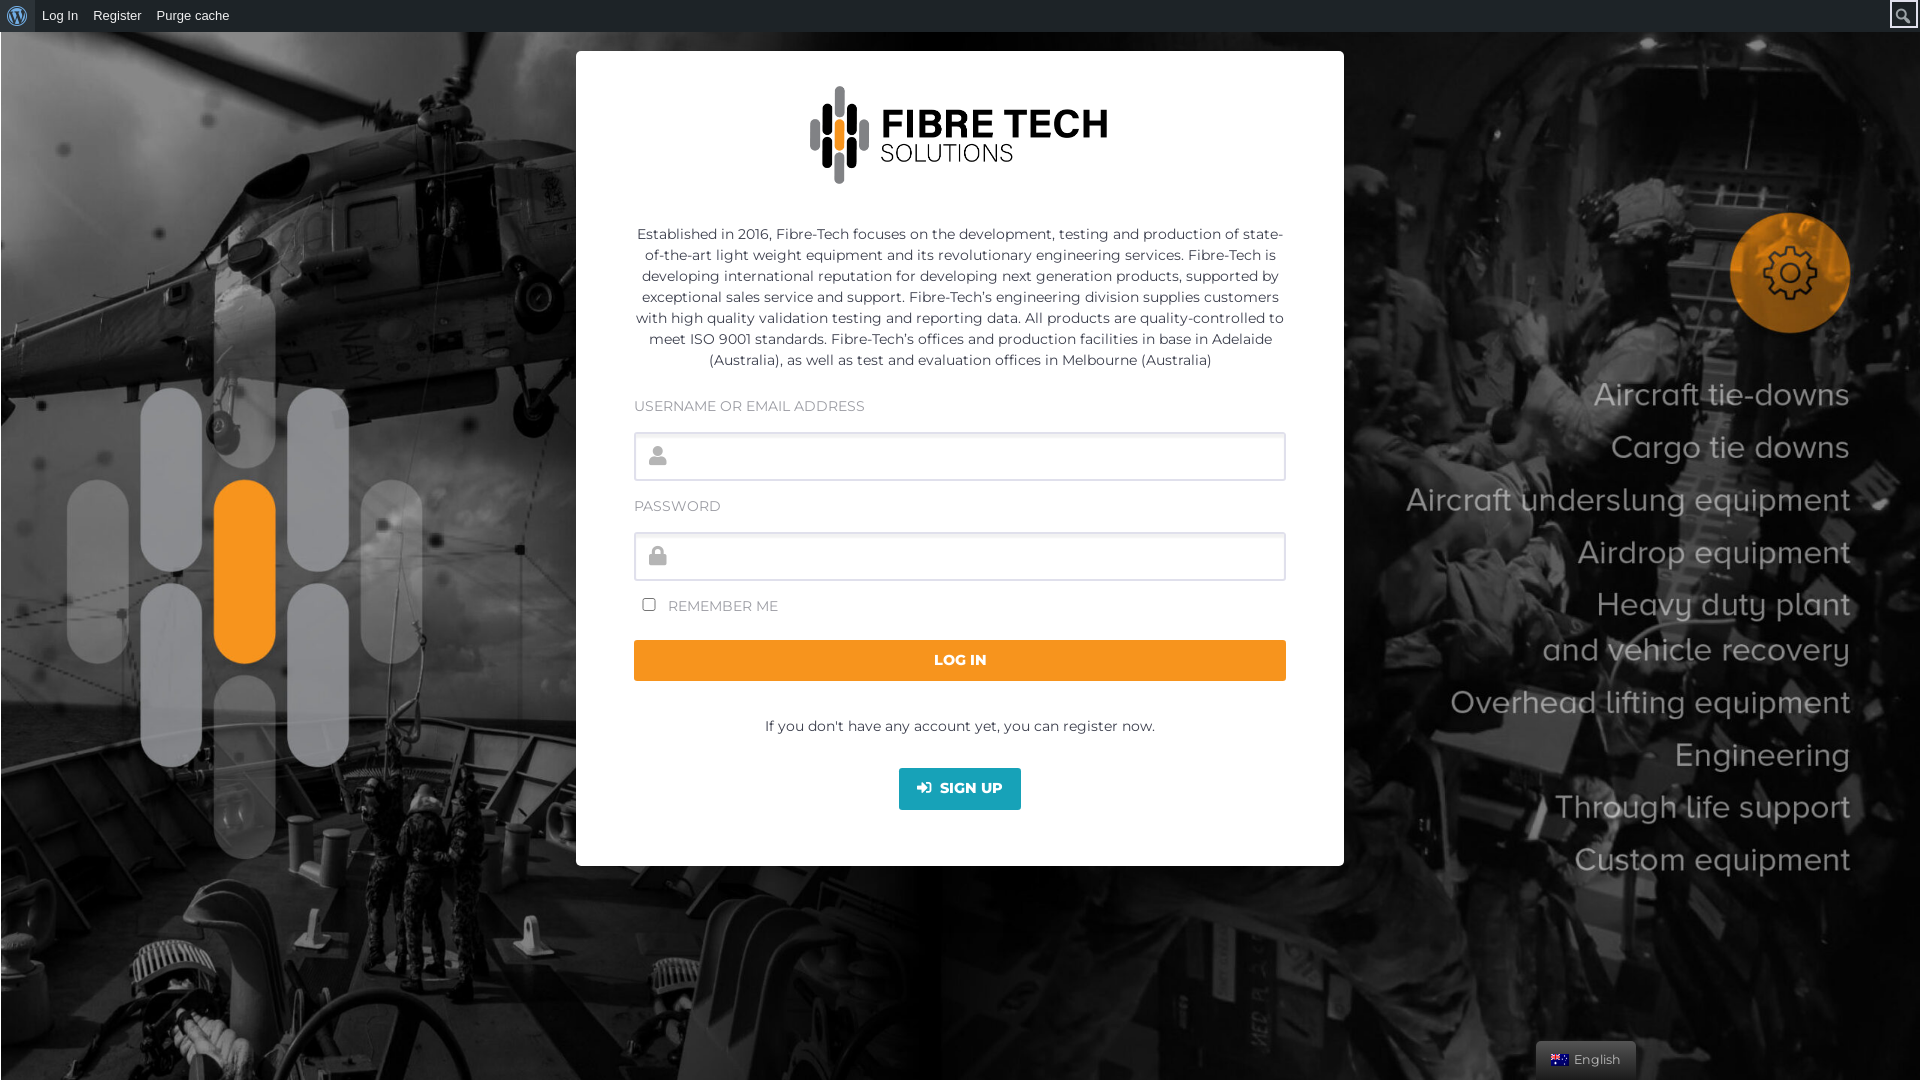  I want to click on 'SIGN UP', so click(960, 788).